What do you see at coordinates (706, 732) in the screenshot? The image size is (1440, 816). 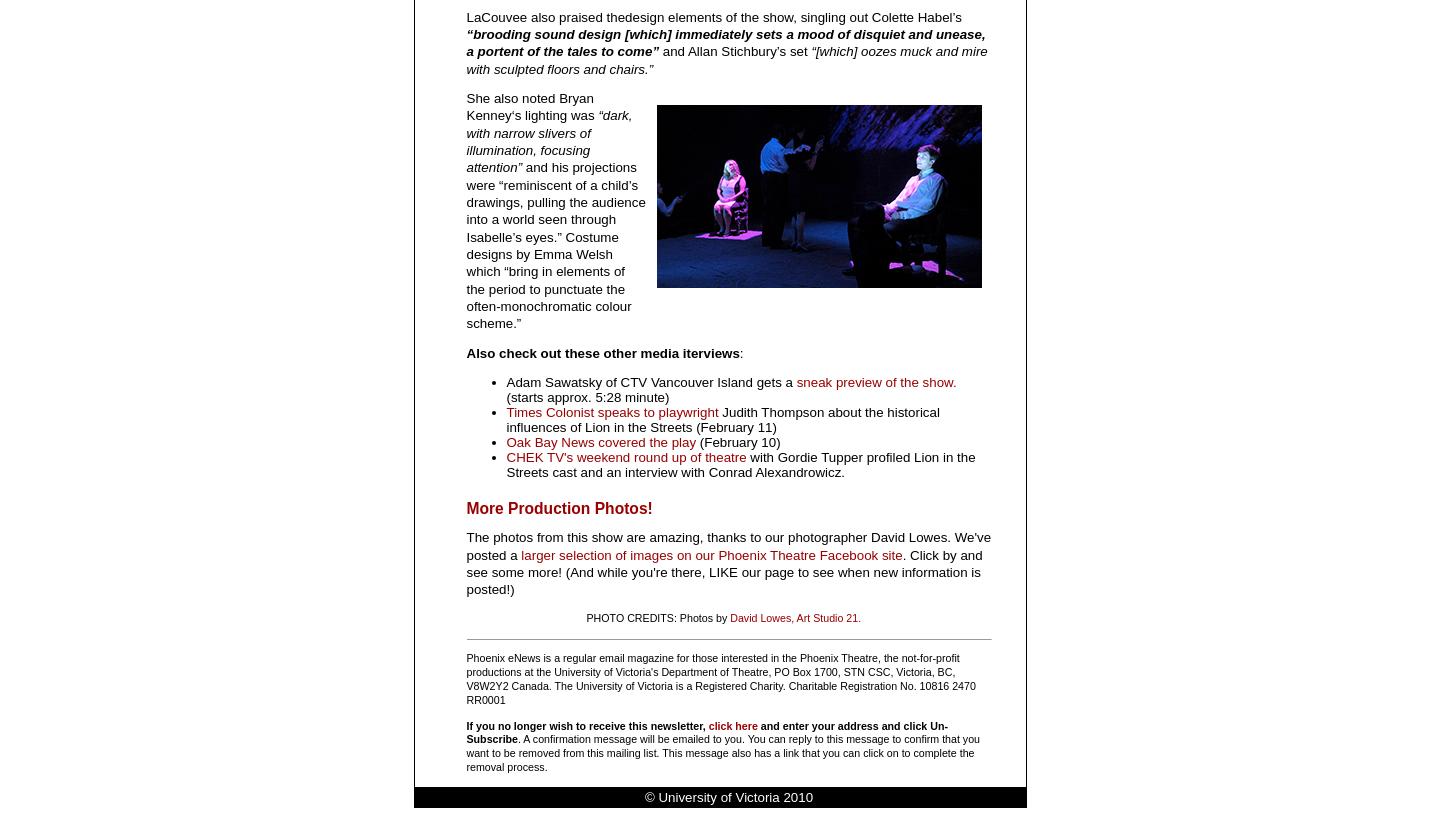 I see `'and enter your address and click Un-Subscribe'` at bounding box center [706, 732].